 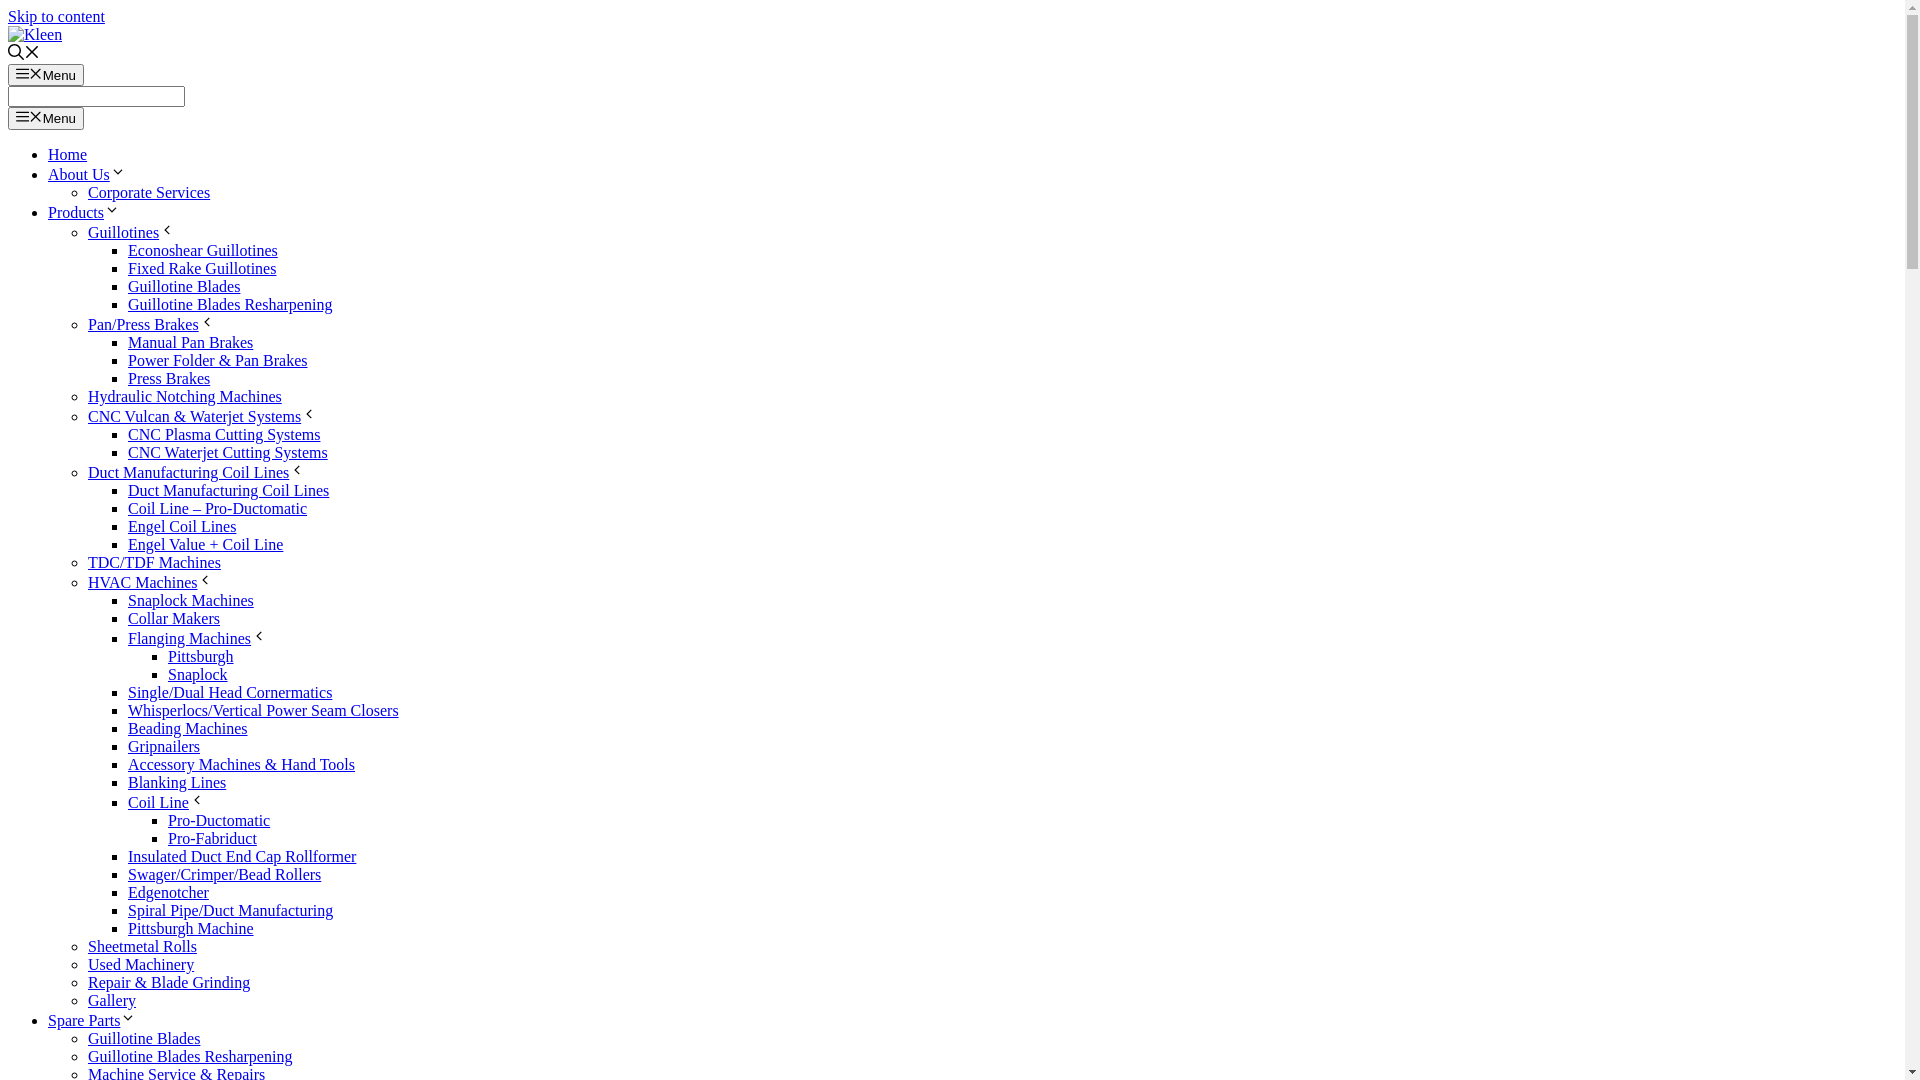 What do you see at coordinates (230, 910) in the screenshot?
I see `'Spiral Pipe/Duct Manufacturing'` at bounding box center [230, 910].